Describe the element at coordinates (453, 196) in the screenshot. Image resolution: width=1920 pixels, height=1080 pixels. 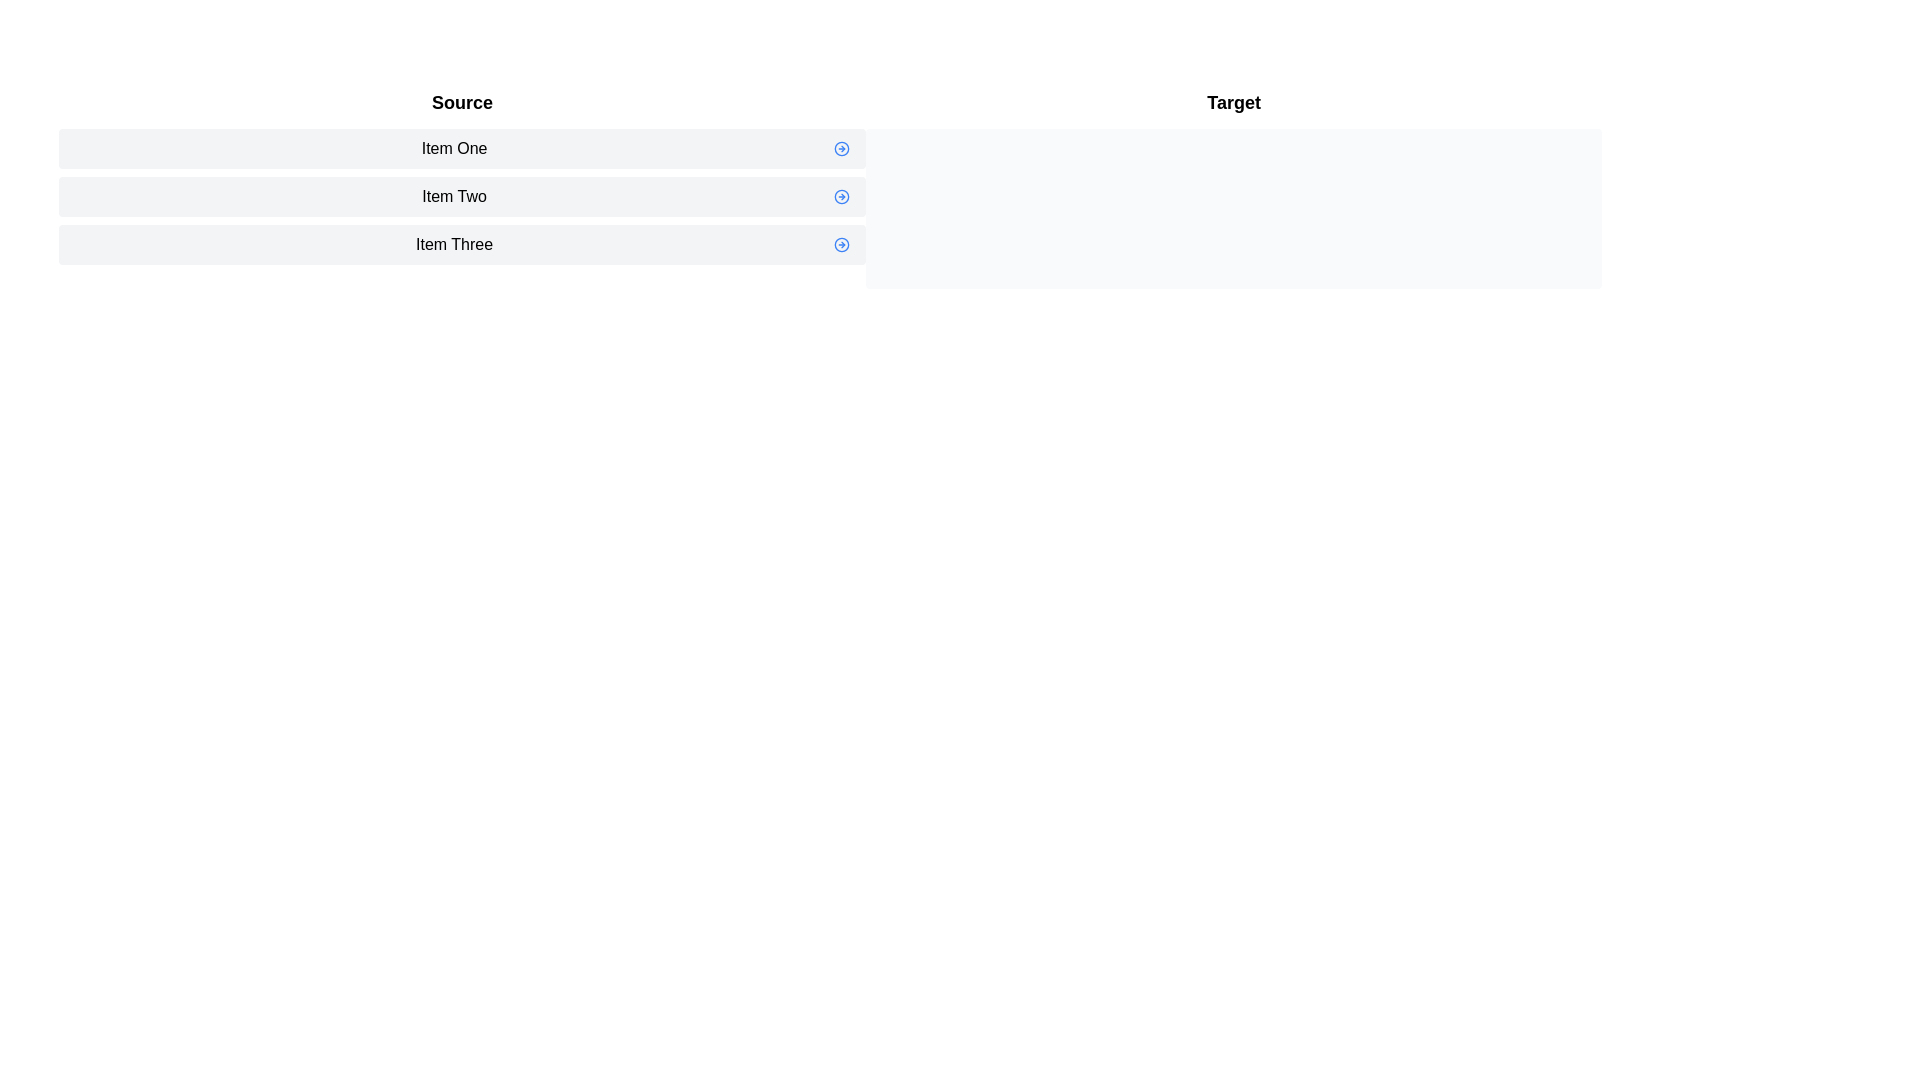
I see `text content of the label 'Item Two', which is the second item in a vertically stacked list of items` at that location.